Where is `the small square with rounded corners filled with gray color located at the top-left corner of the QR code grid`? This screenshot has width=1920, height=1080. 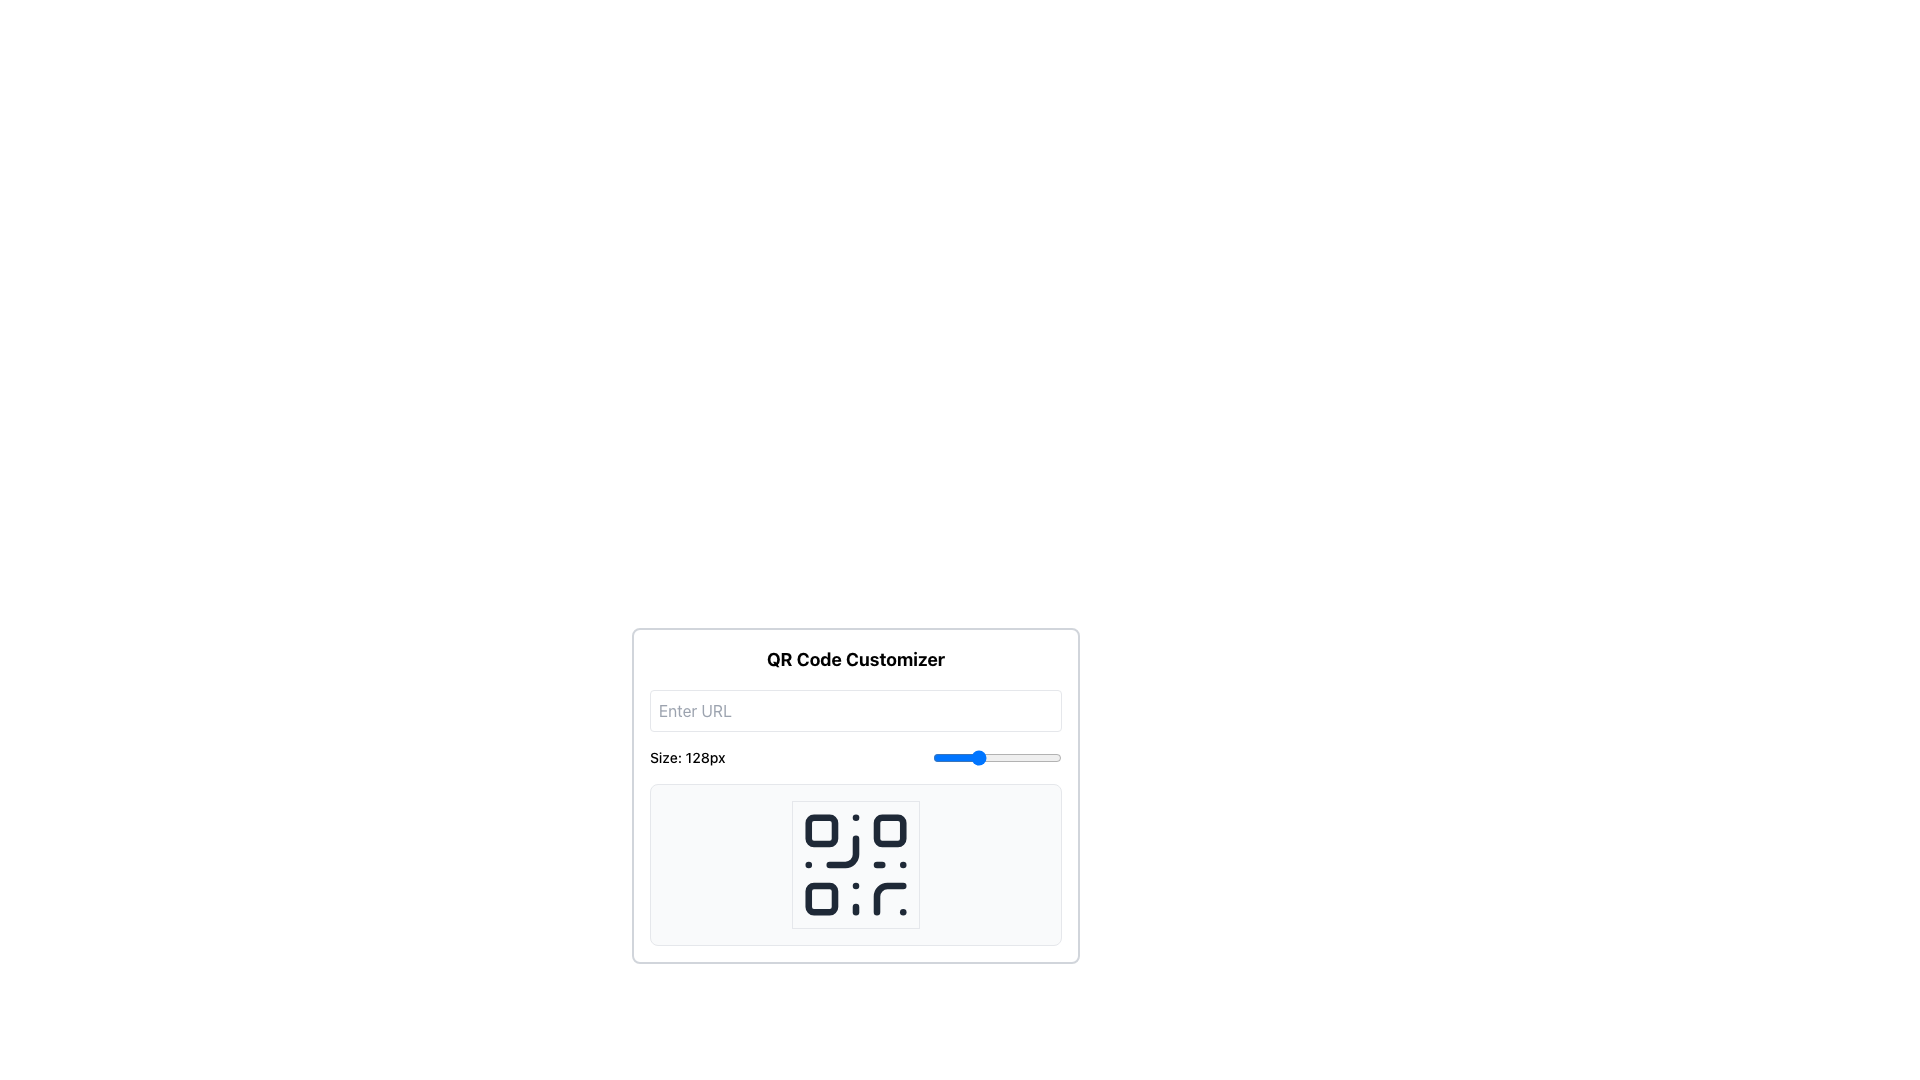
the small square with rounded corners filled with gray color located at the top-left corner of the QR code grid is located at coordinates (821, 830).